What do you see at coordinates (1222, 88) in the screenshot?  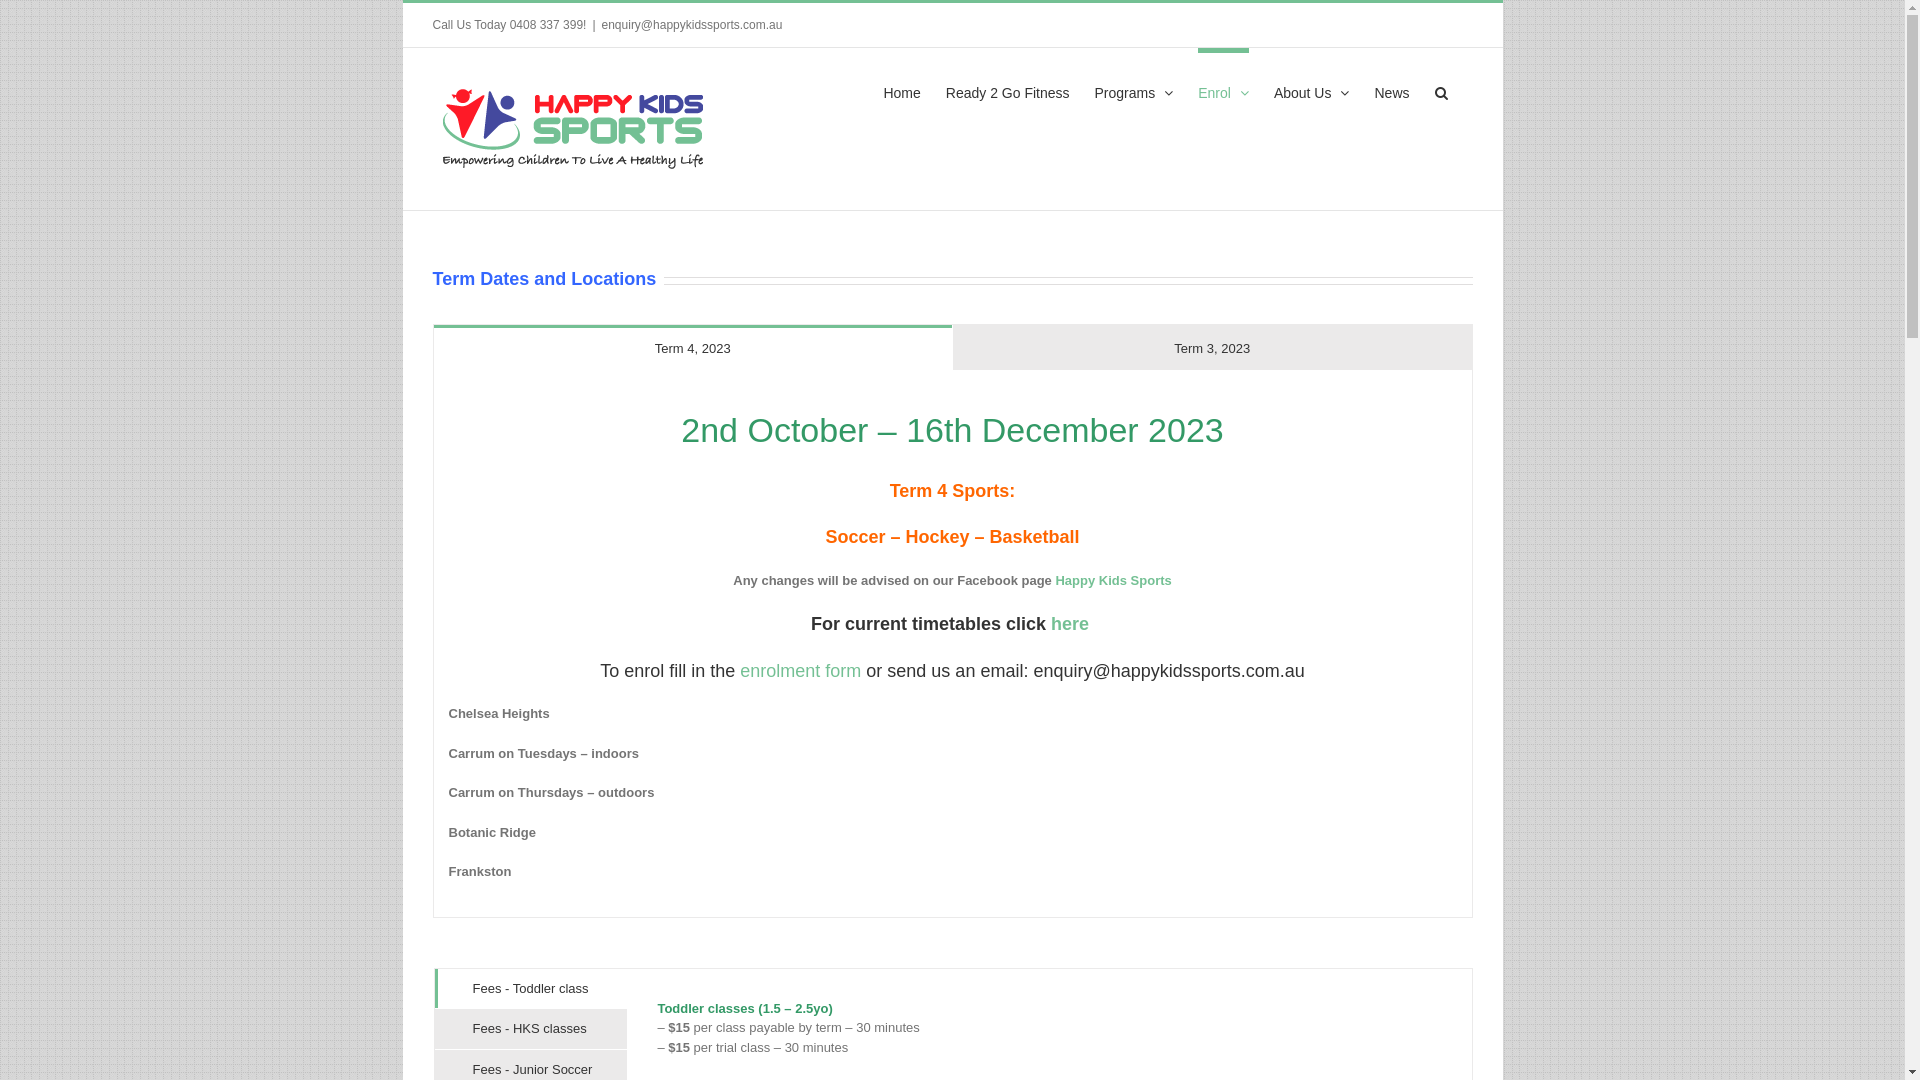 I see `'Enrol'` at bounding box center [1222, 88].